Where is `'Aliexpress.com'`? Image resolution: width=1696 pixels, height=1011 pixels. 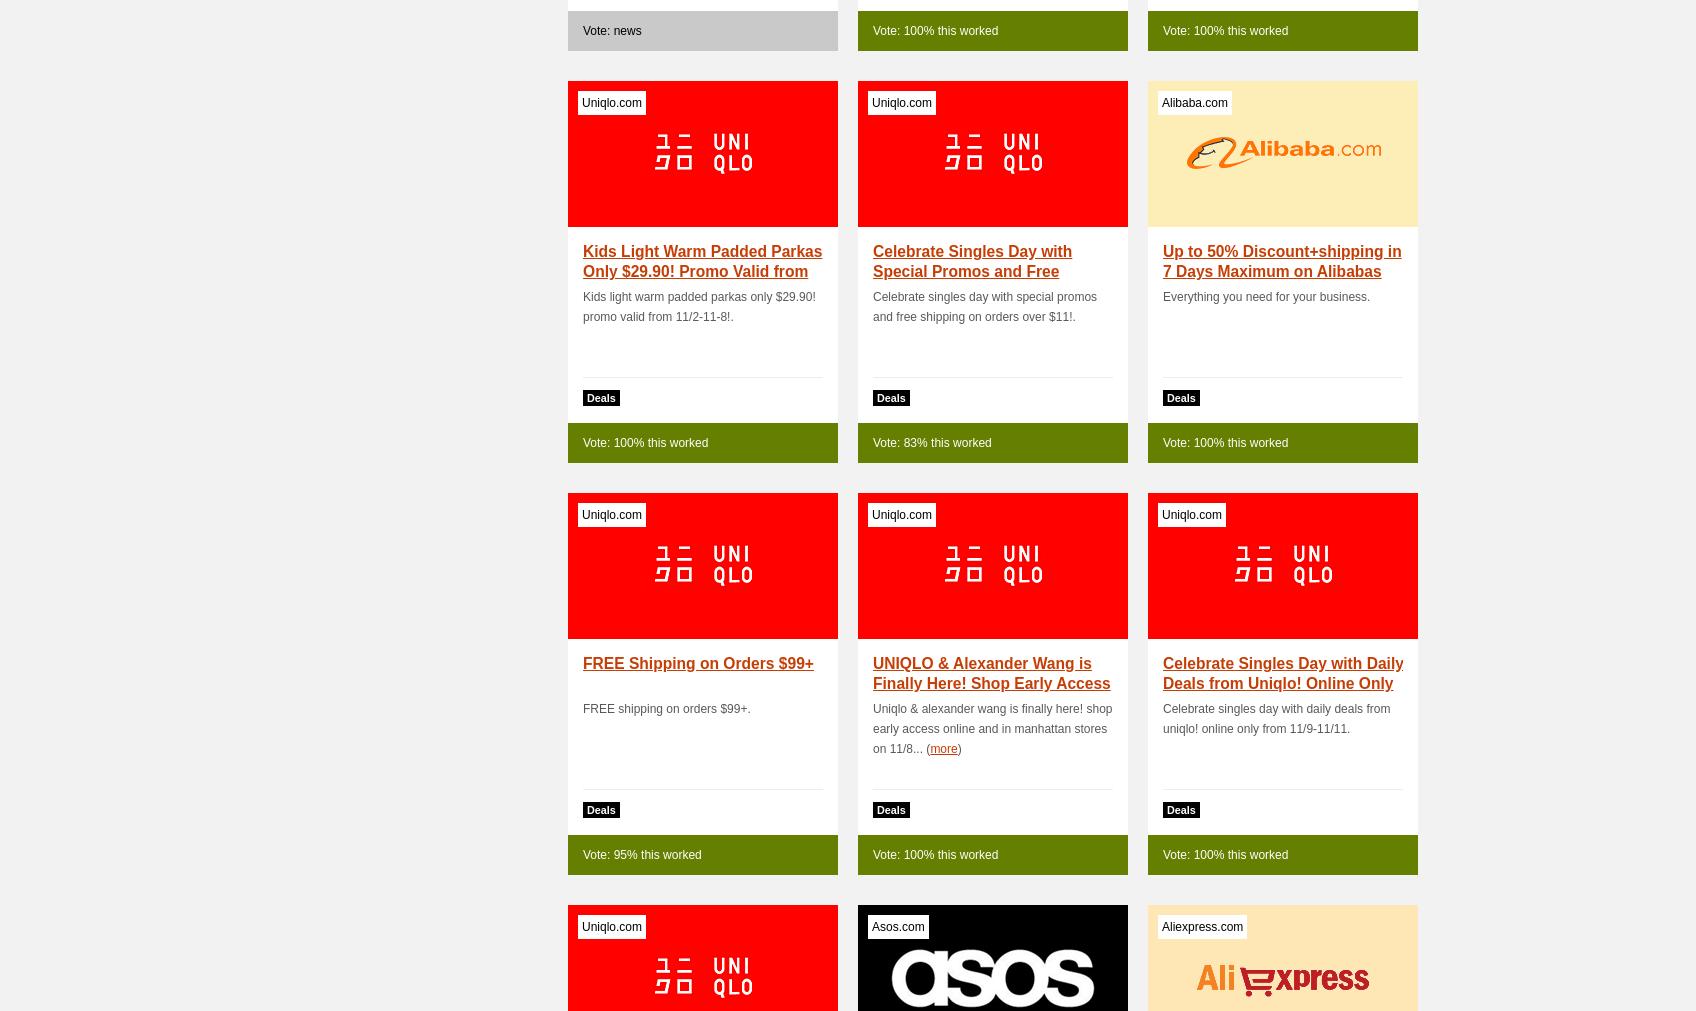 'Aliexpress.com' is located at coordinates (1201, 926).